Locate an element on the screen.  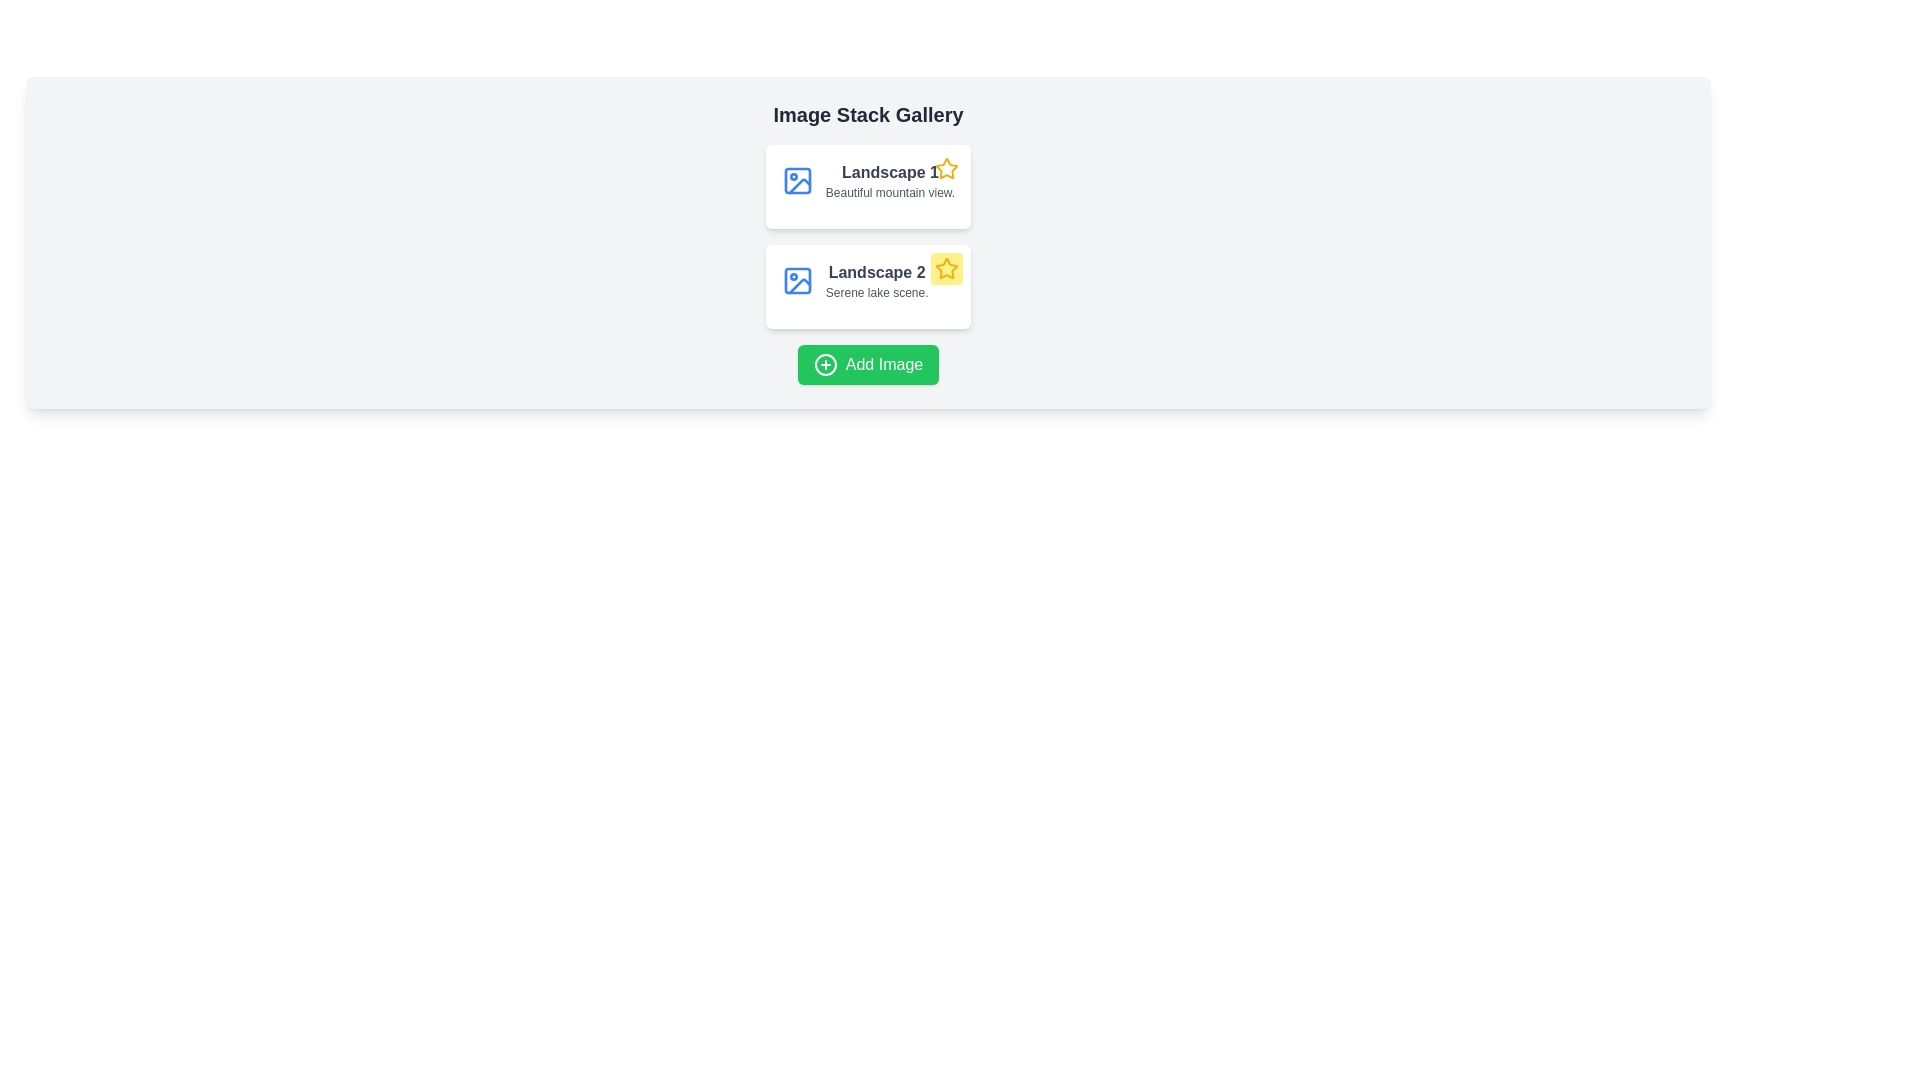
the title 'Landscape 1' on the Information card, which is located in the top-left corner of the gallery section, above the description 'Beautiful mountain view' is located at coordinates (868, 181).